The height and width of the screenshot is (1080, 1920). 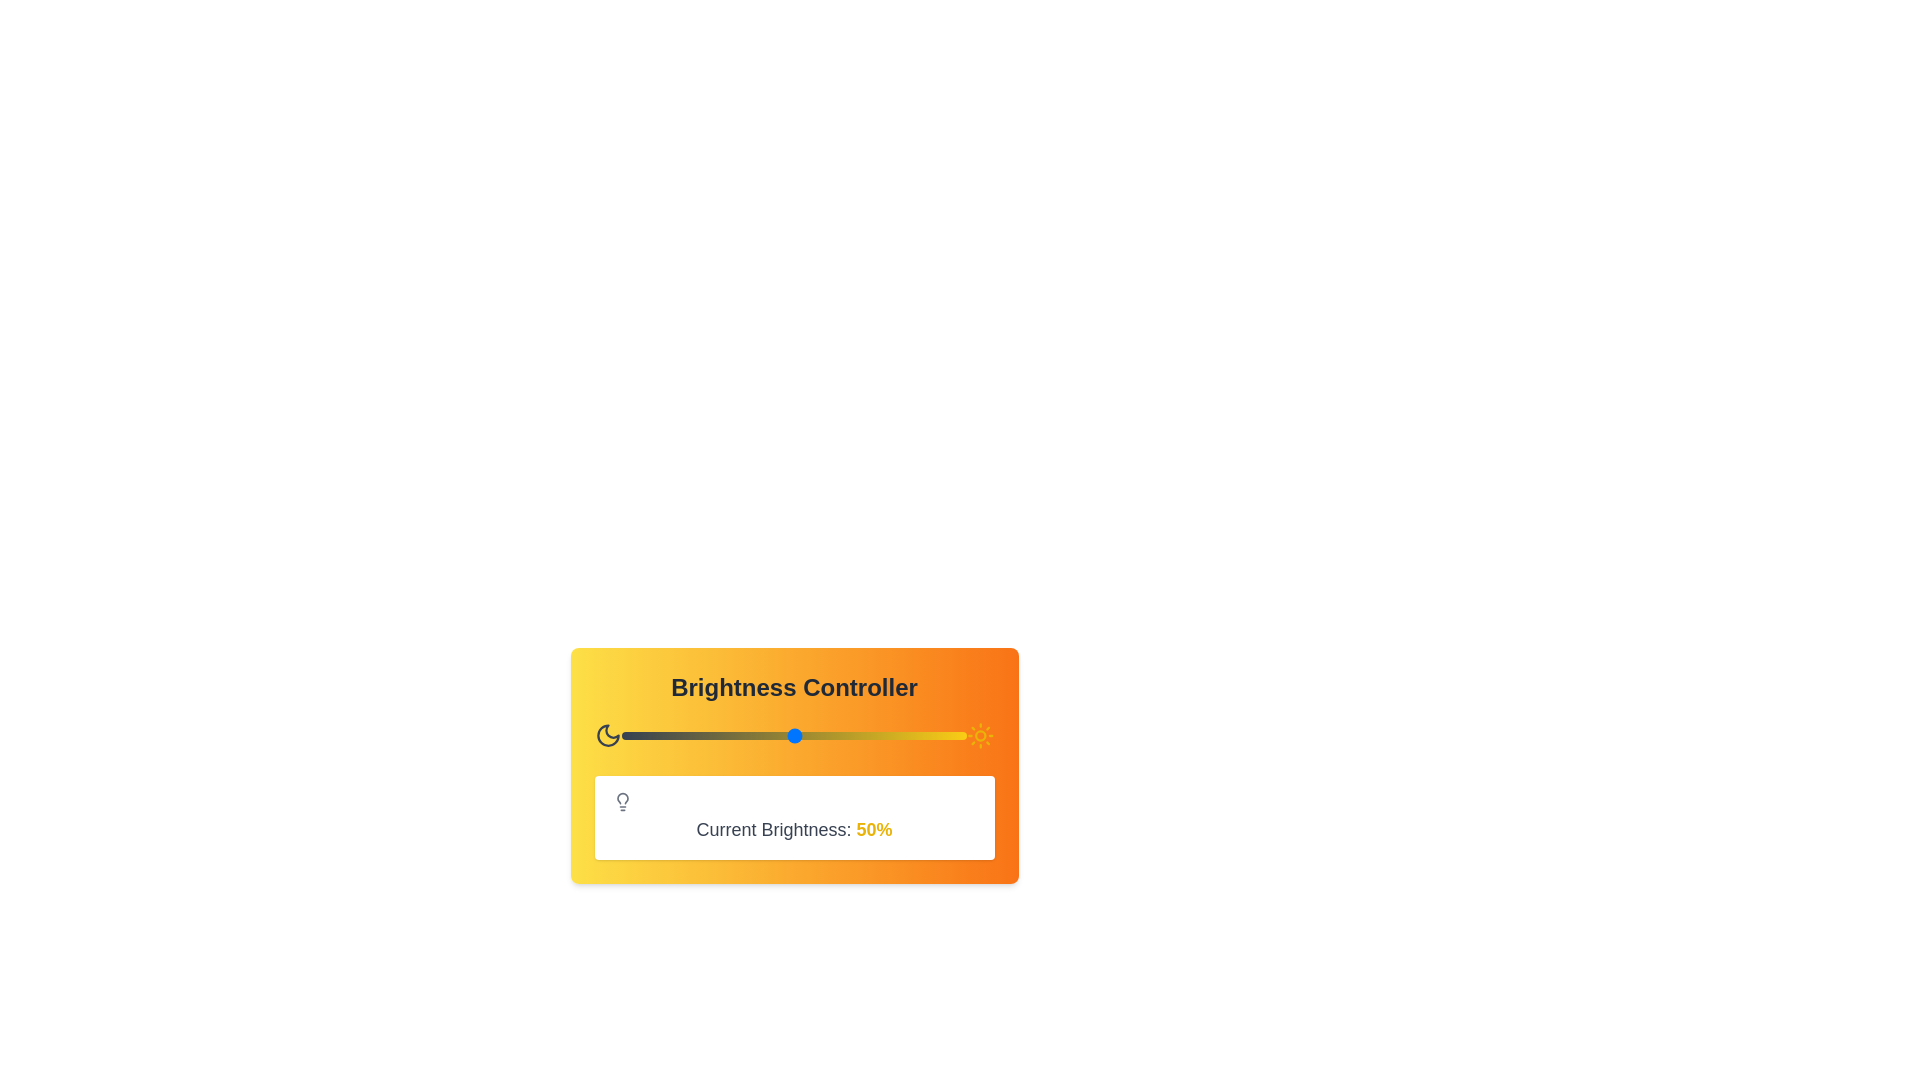 What do you see at coordinates (670, 736) in the screenshot?
I see `the brightness level to 14% by interacting with the slider` at bounding box center [670, 736].